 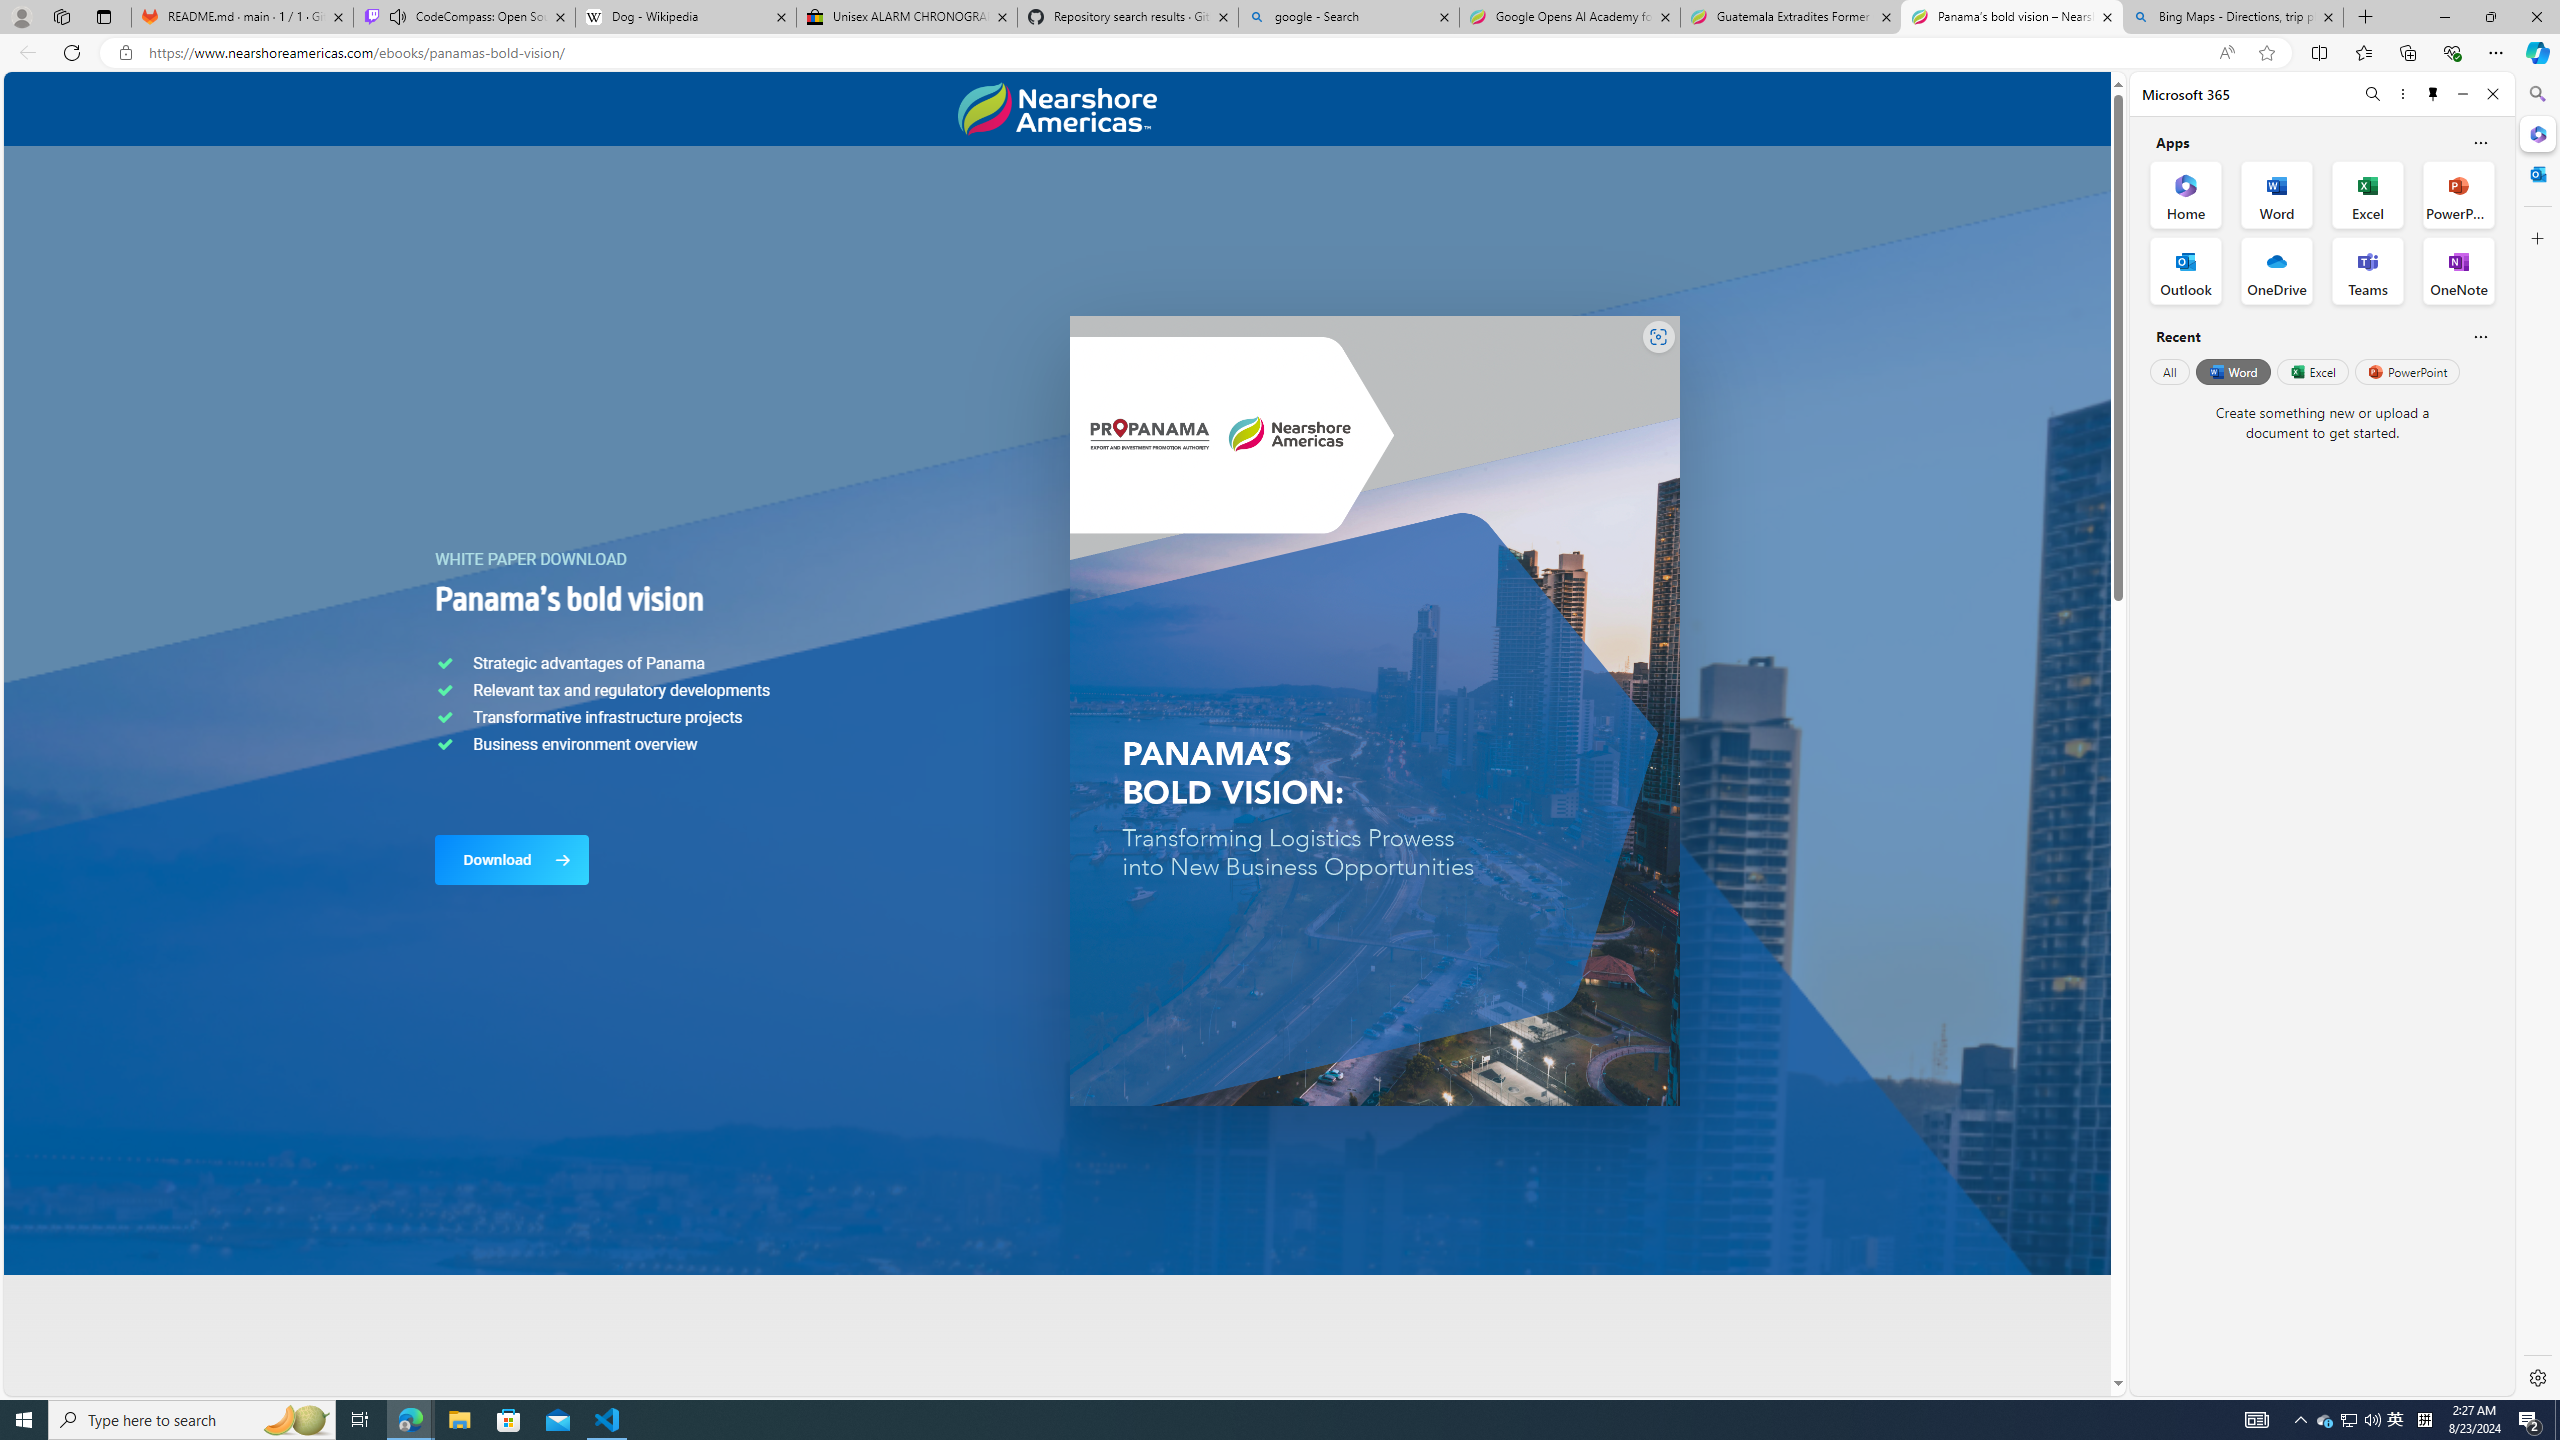 What do you see at coordinates (2458, 271) in the screenshot?
I see `'OneNote Office App'` at bounding box center [2458, 271].